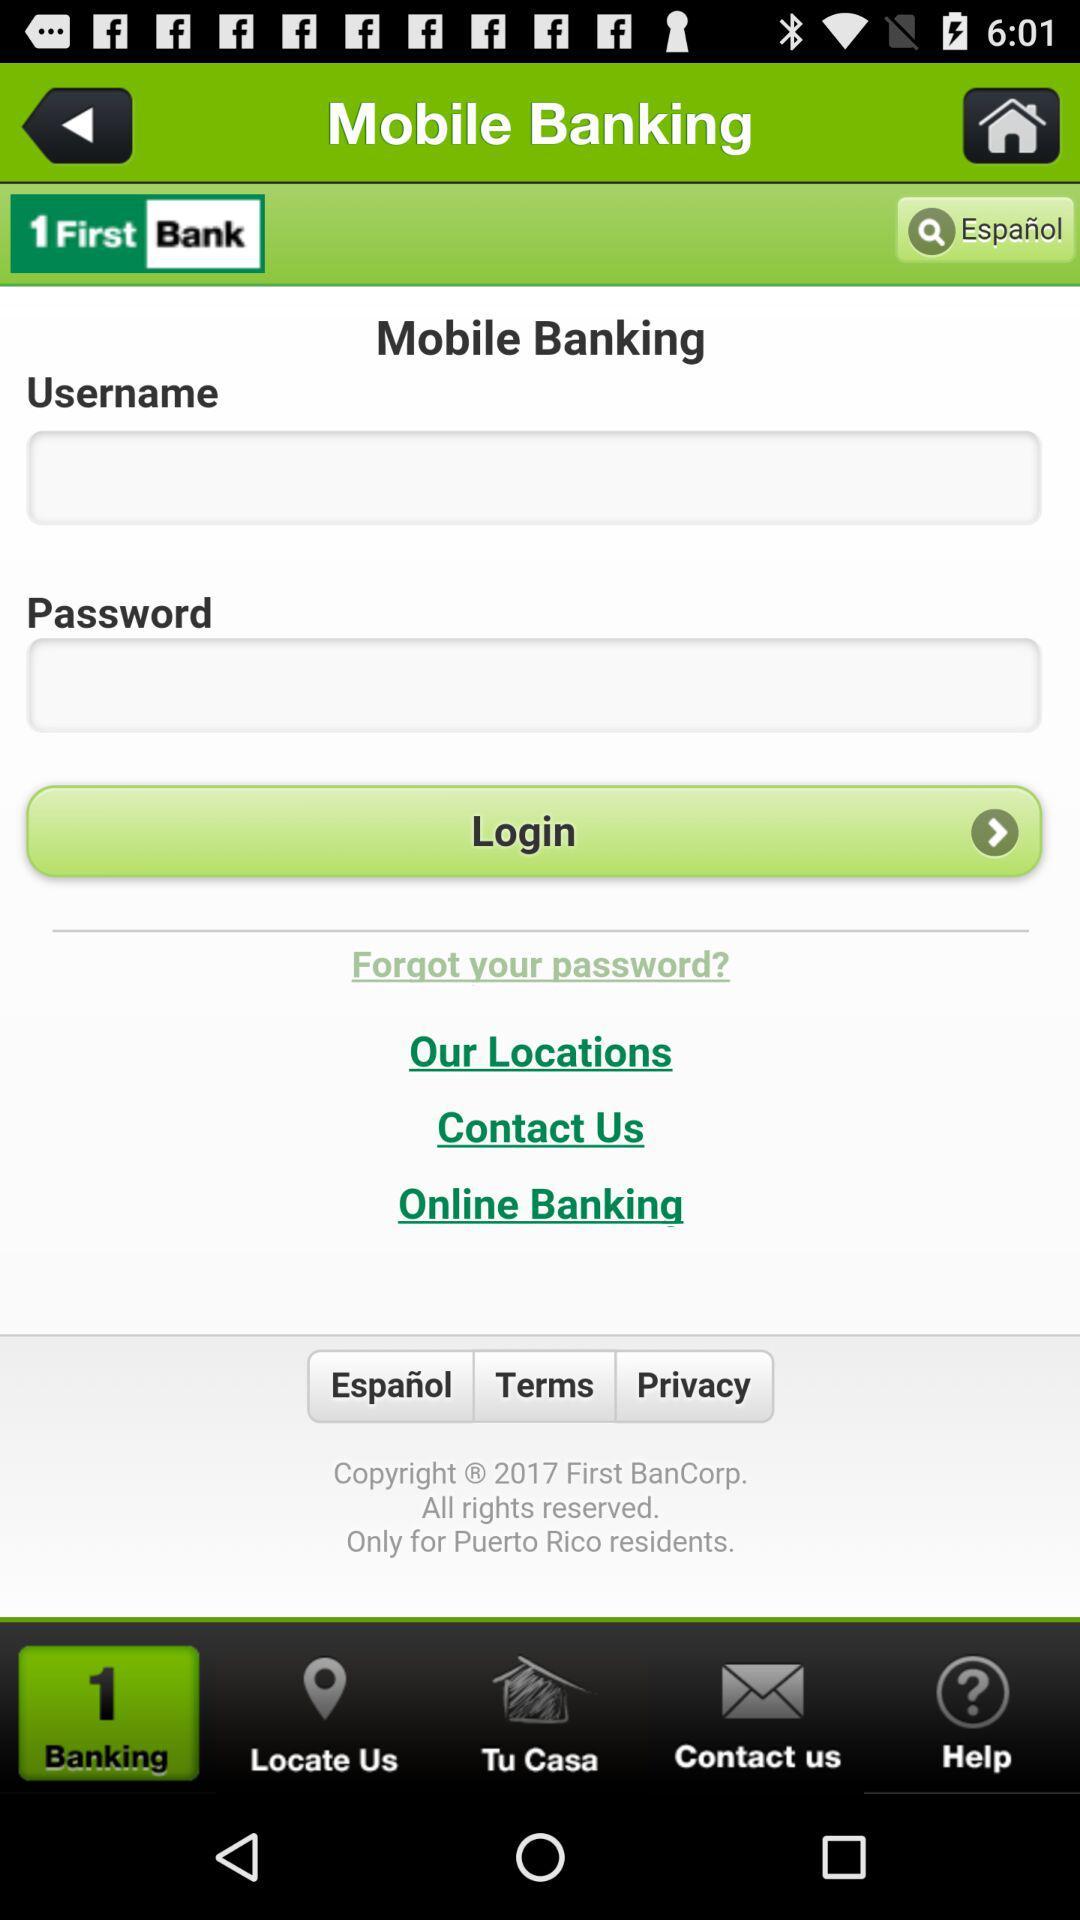 The width and height of the screenshot is (1080, 1920). Describe the element at coordinates (756, 1707) in the screenshot. I see `send message` at that location.